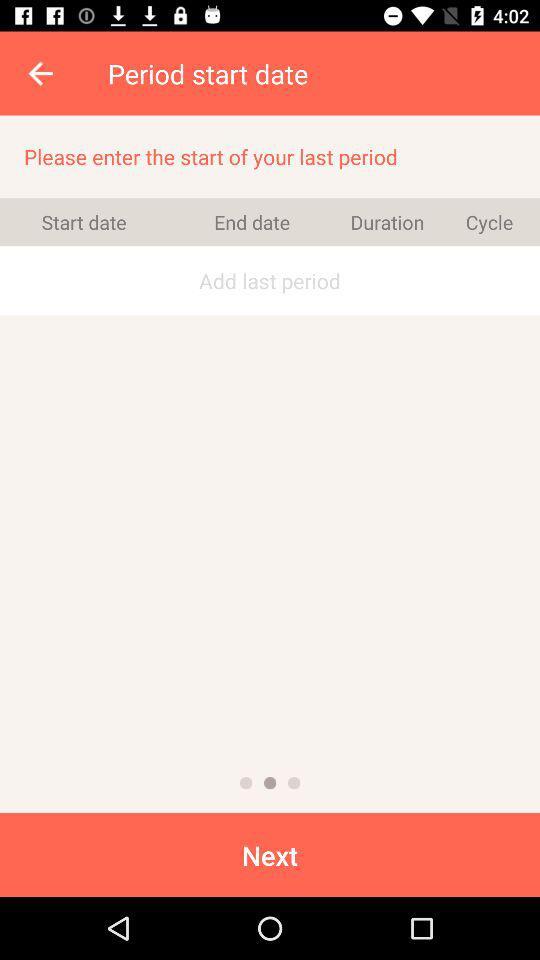 The width and height of the screenshot is (540, 960). Describe the element at coordinates (270, 783) in the screenshot. I see `to previous` at that location.